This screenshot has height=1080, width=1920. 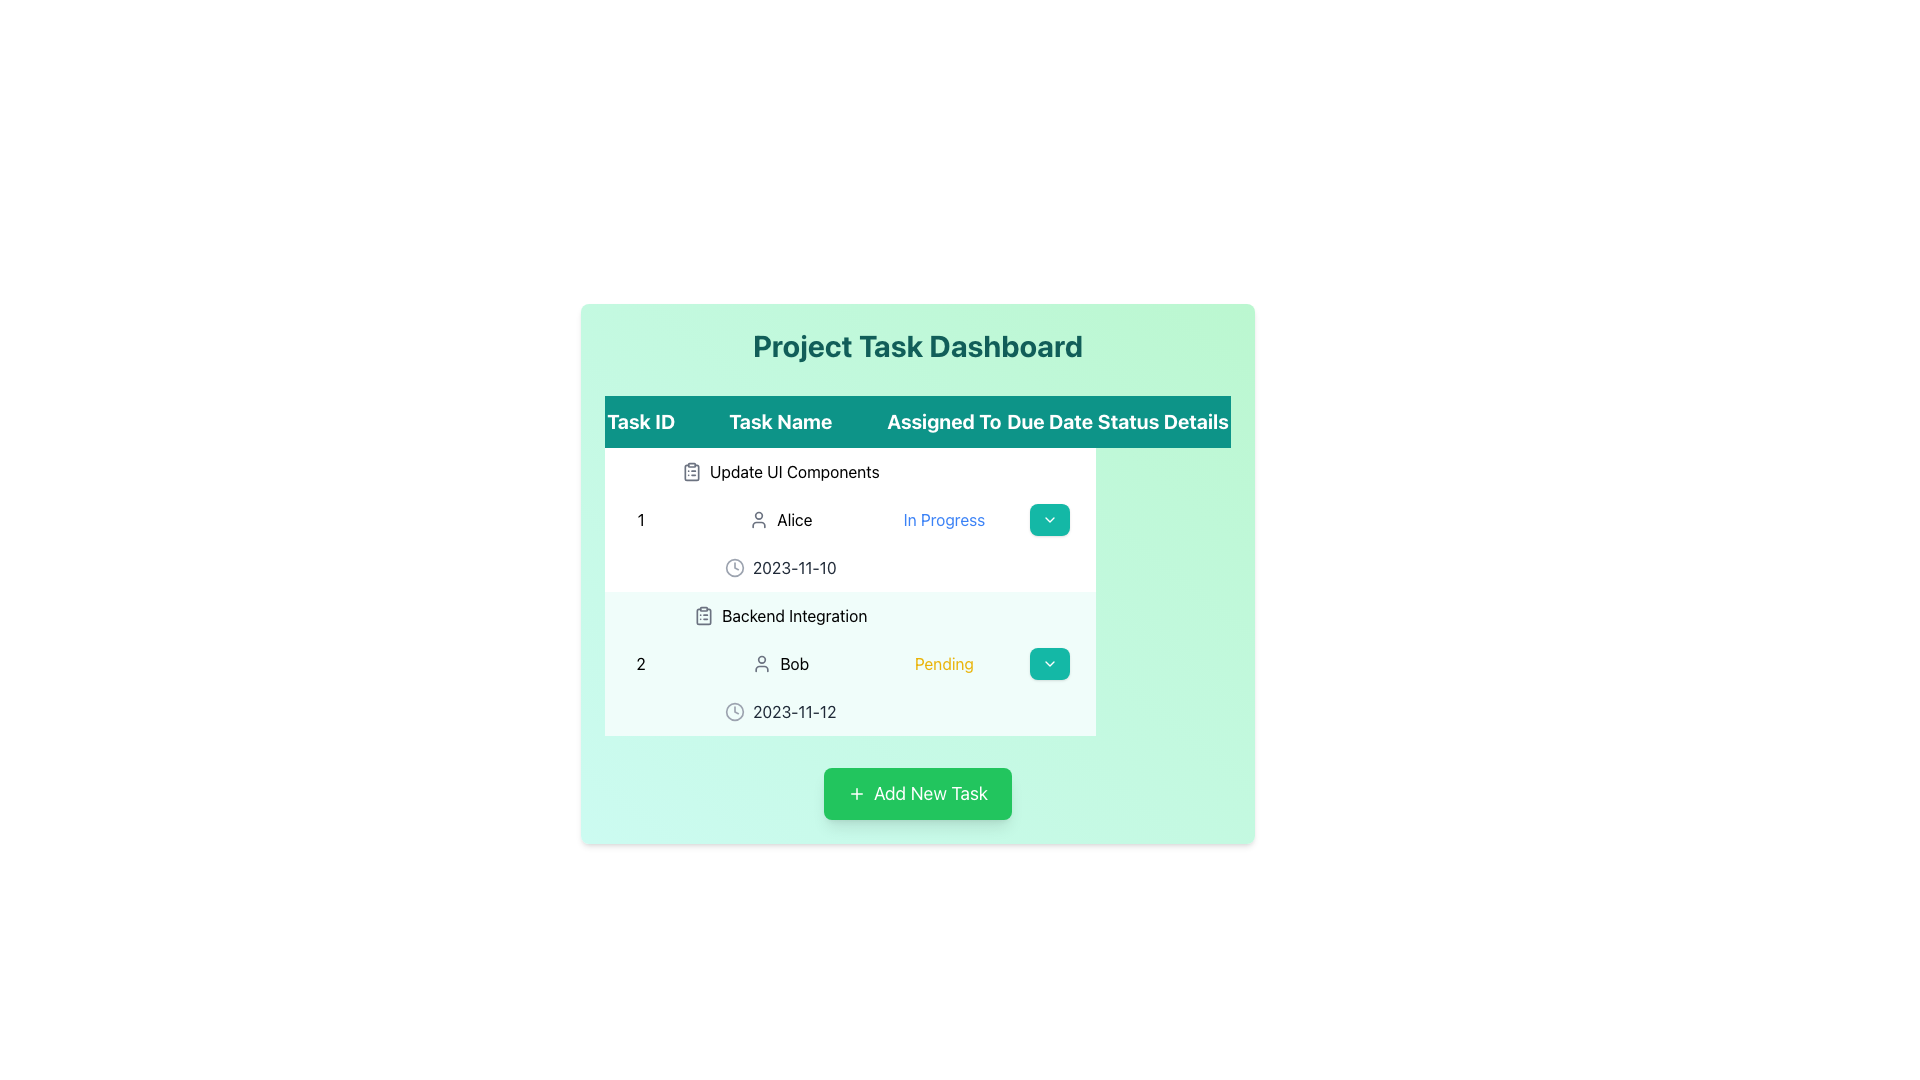 What do you see at coordinates (916, 793) in the screenshot?
I see `the green rectangular button labeled 'Add New Task'` at bounding box center [916, 793].